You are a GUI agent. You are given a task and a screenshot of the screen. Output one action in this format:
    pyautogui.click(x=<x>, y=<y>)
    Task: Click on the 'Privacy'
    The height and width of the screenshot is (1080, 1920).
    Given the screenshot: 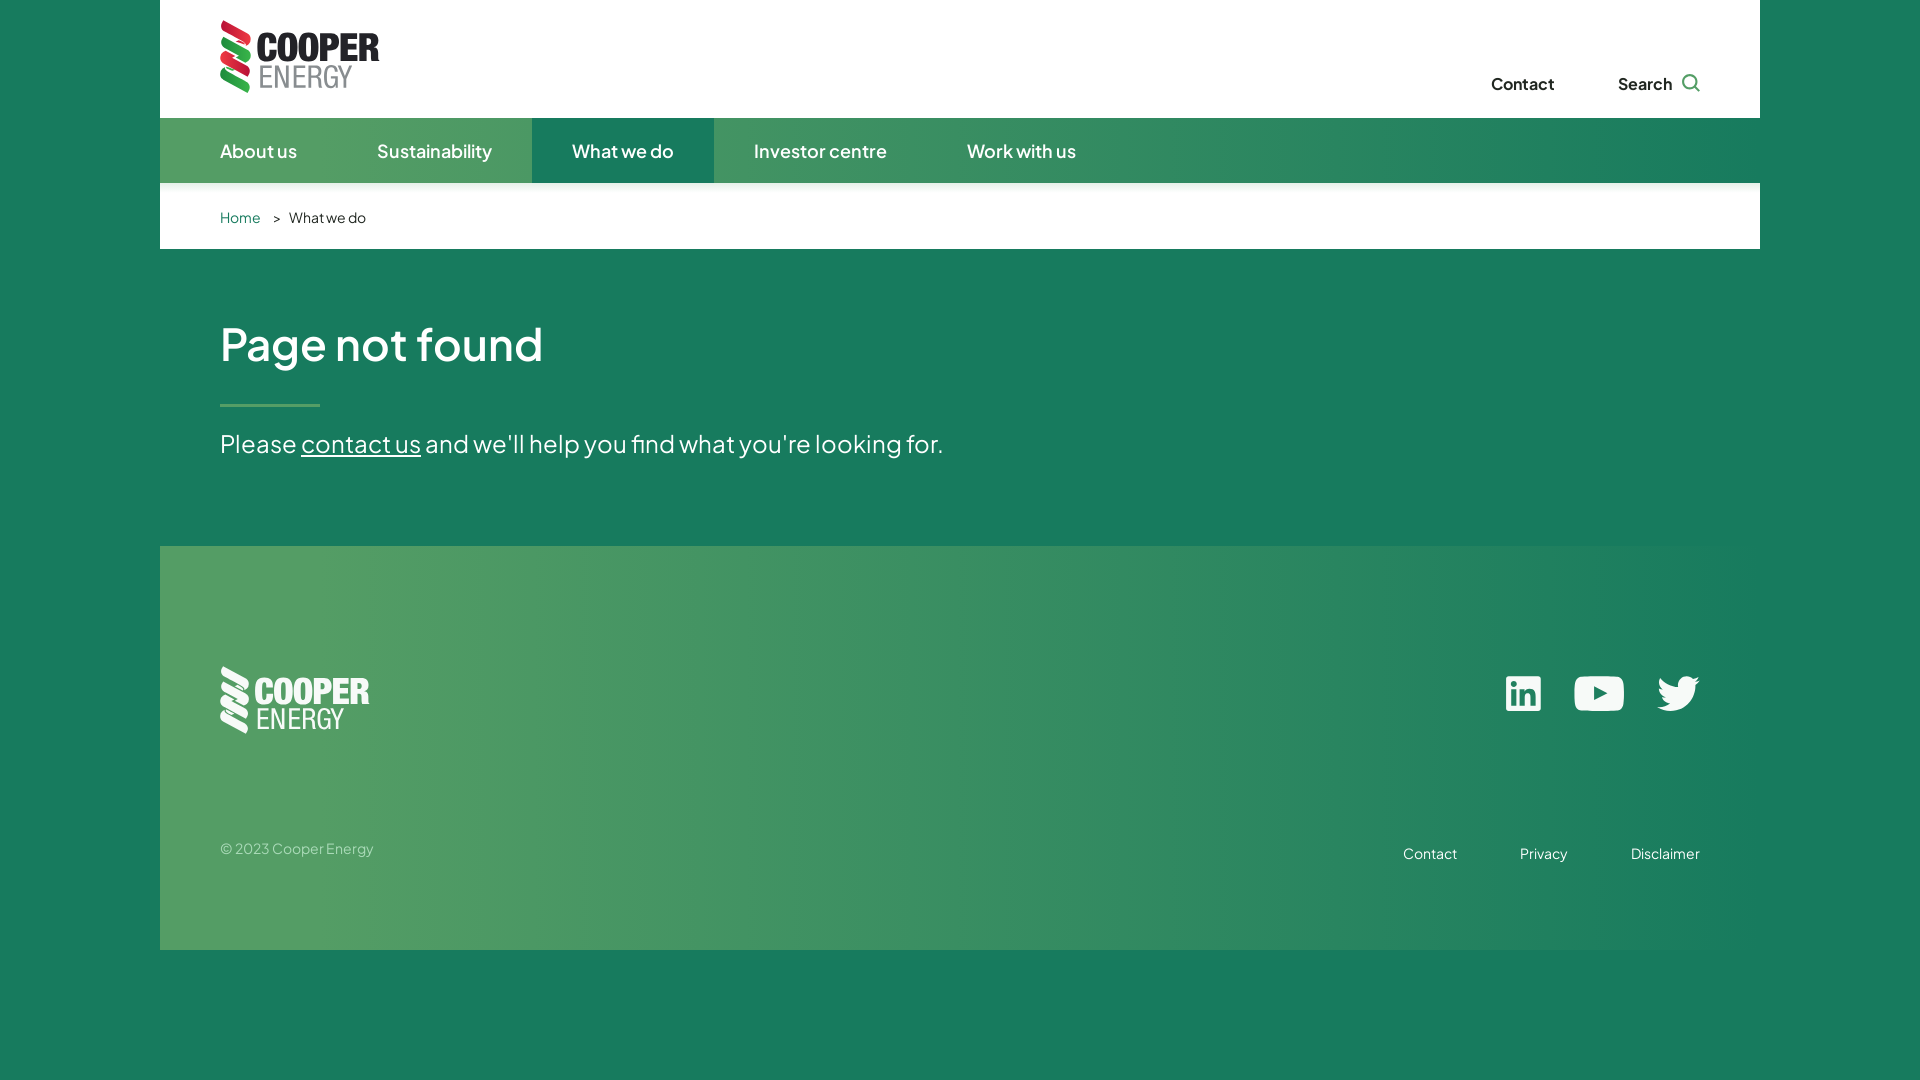 What is the action you would take?
    pyautogui.click(x=1543, y=852)
    